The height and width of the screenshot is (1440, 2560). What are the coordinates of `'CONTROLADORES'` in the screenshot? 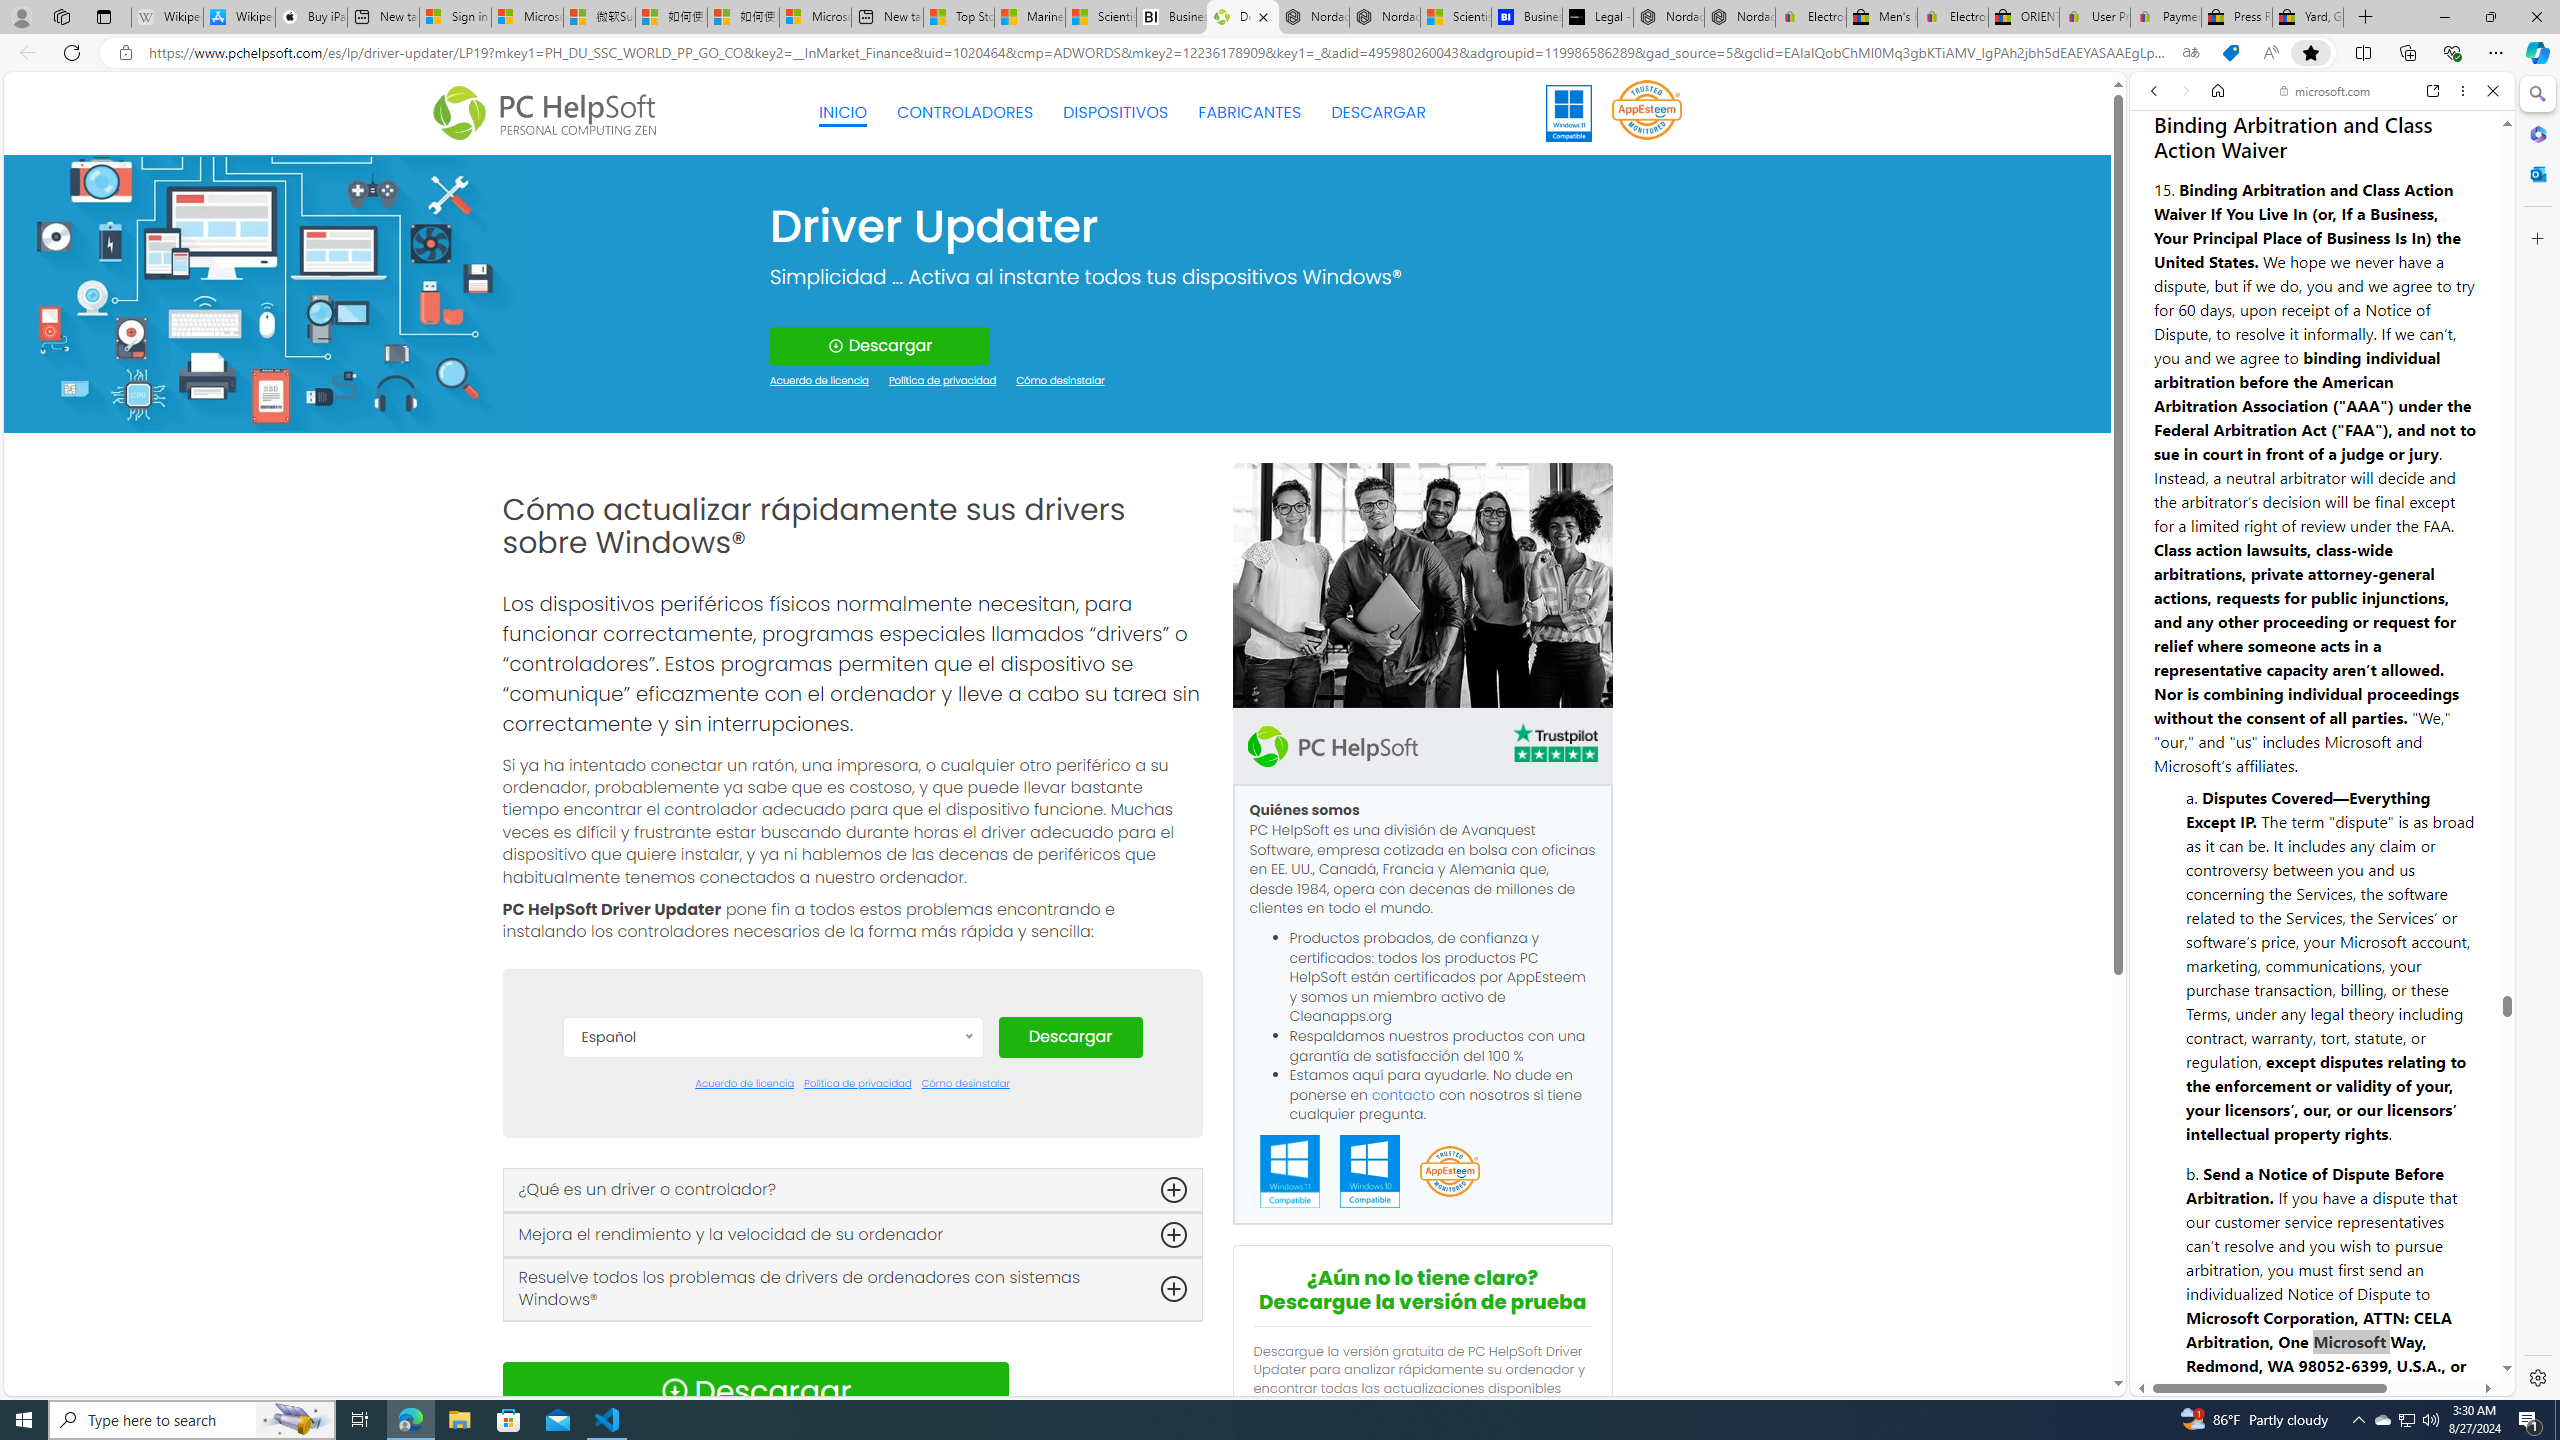 It's located at (965, 112).